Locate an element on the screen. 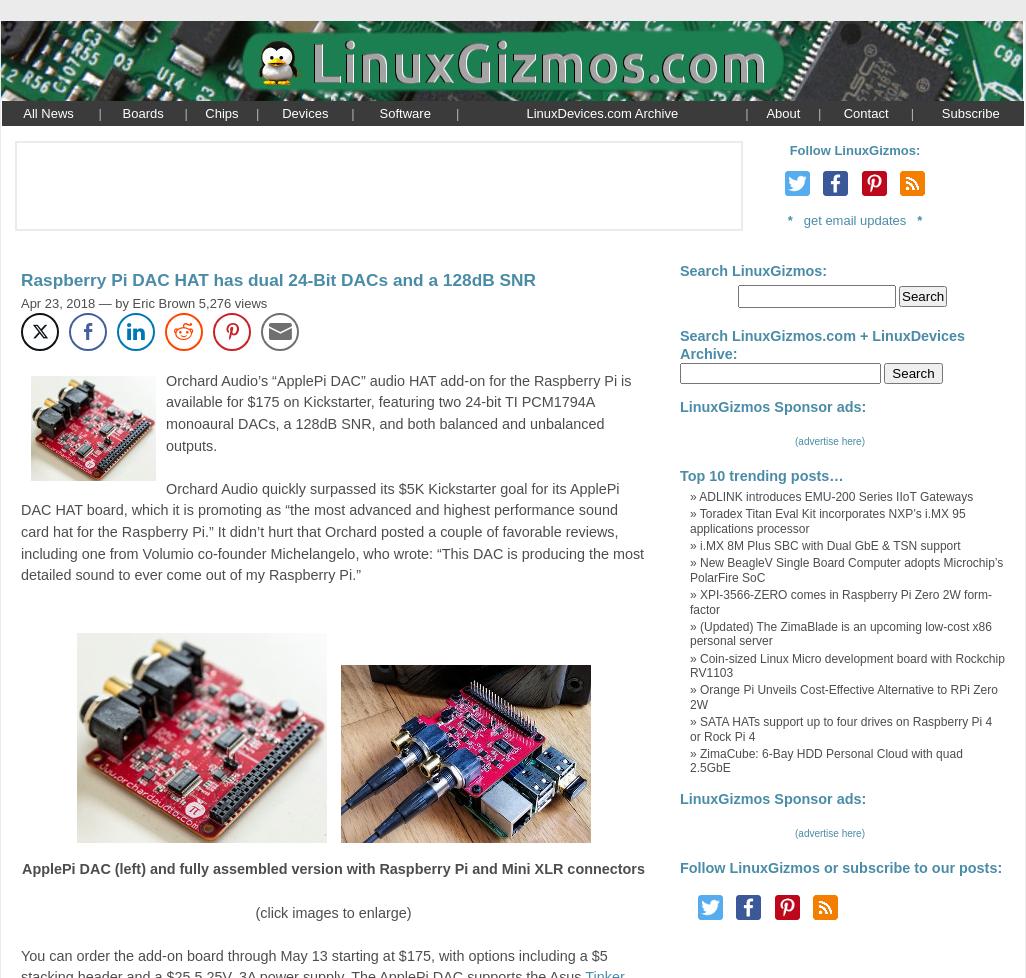 The height and width of the screenshot is (978, 1026). 'Subscribe' is located at coordinates (969, 112).